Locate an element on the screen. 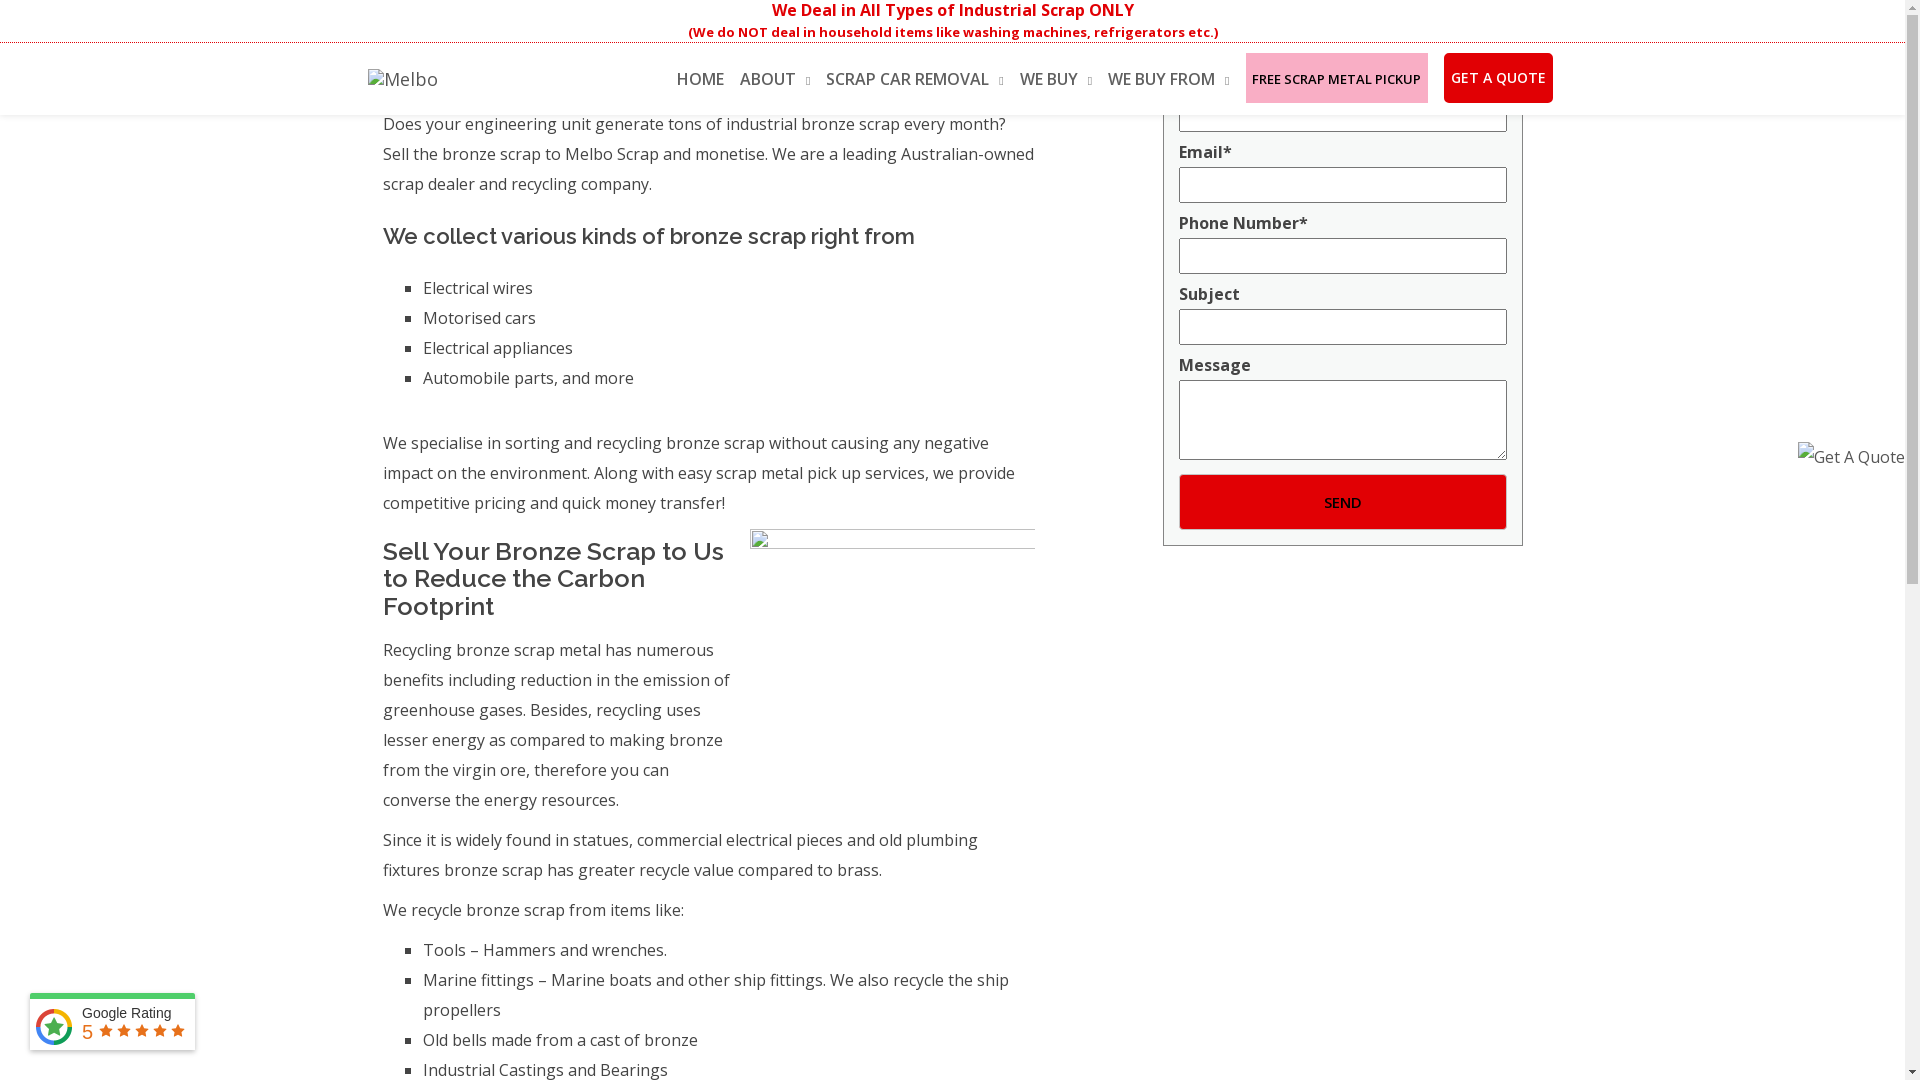  'HOME' is located at coordinates (676, 75).